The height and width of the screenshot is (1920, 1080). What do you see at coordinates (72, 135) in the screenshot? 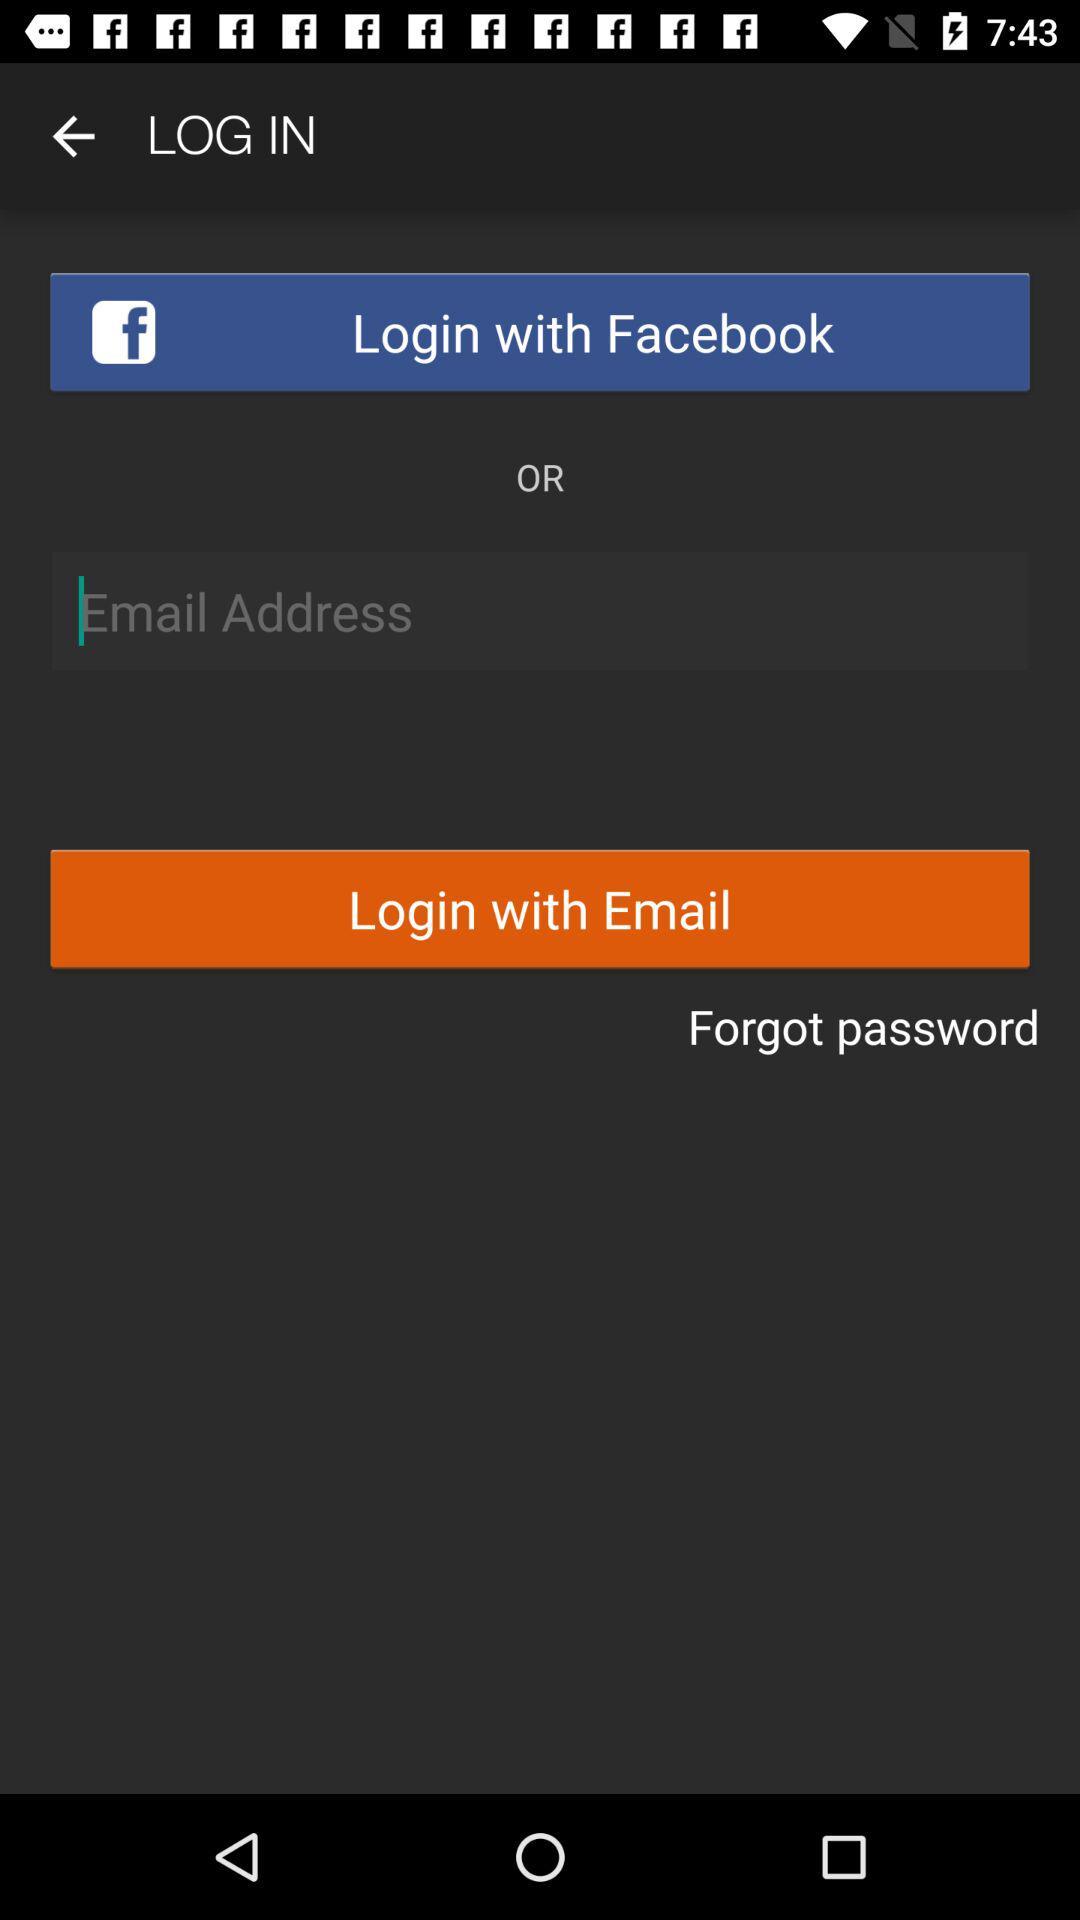
I see `item next to the log in icon` at bounding box center [72, 135].